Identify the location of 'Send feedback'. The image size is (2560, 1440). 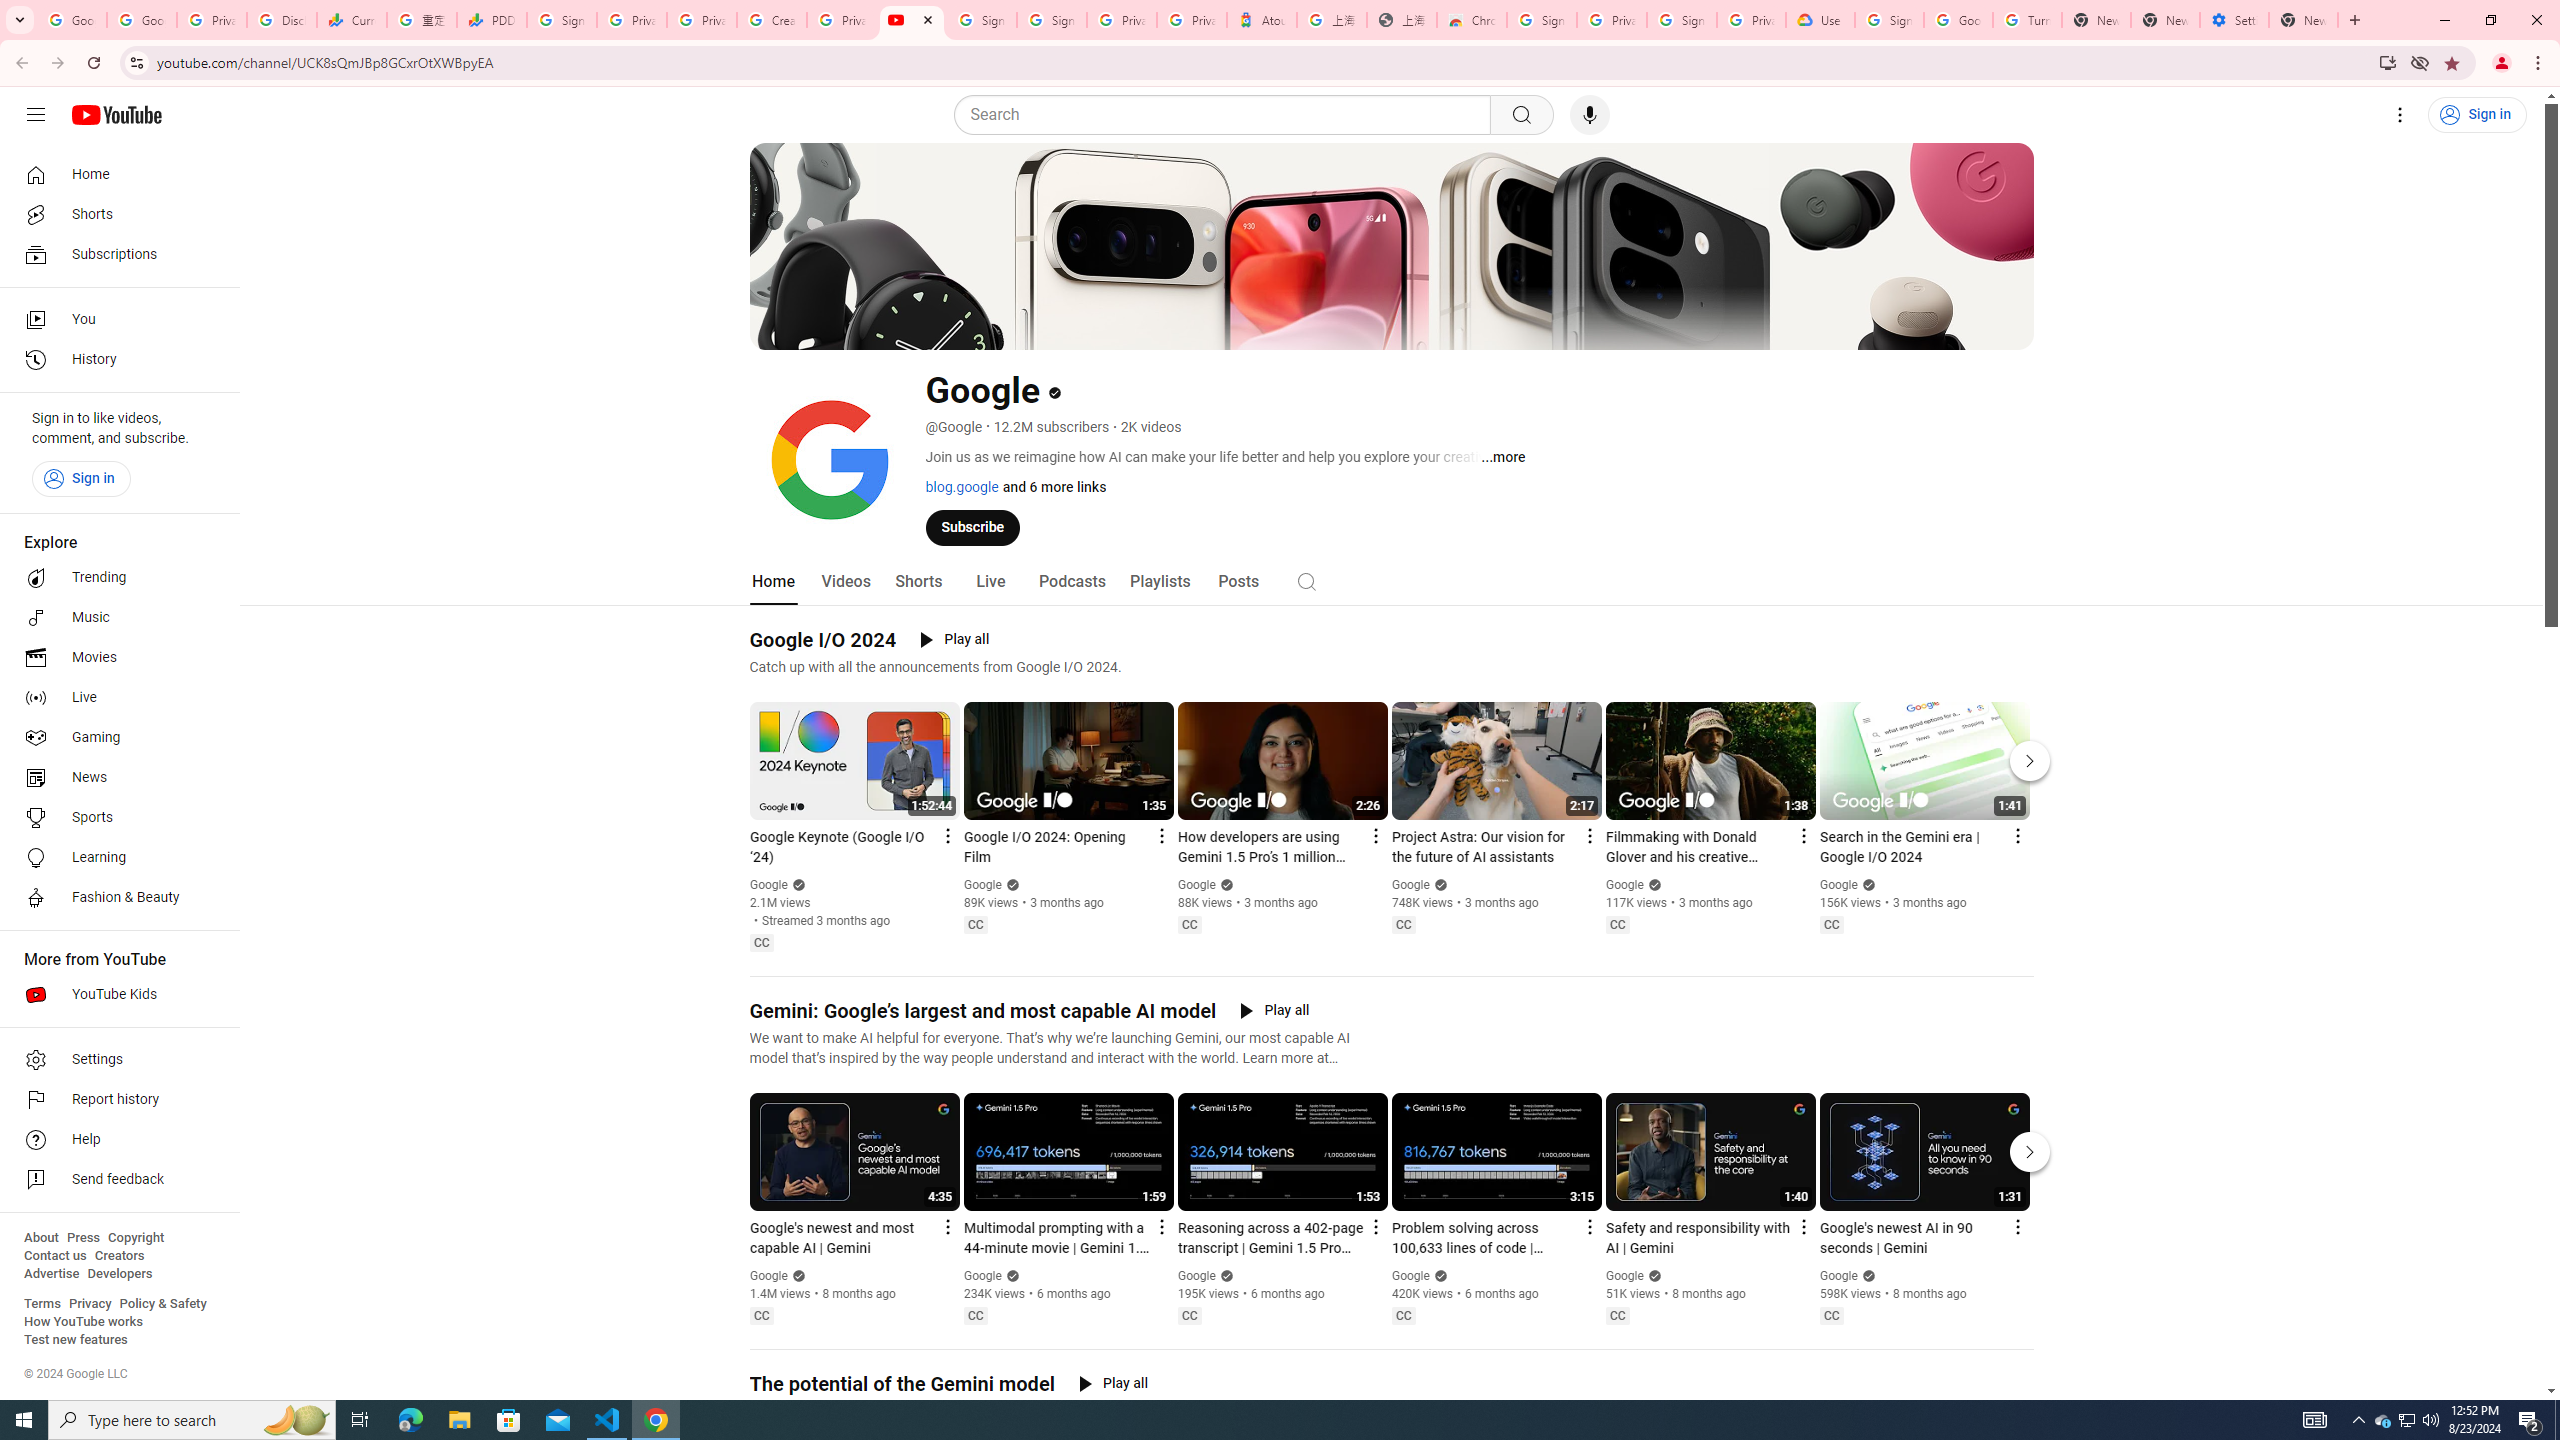
(113, 1179).